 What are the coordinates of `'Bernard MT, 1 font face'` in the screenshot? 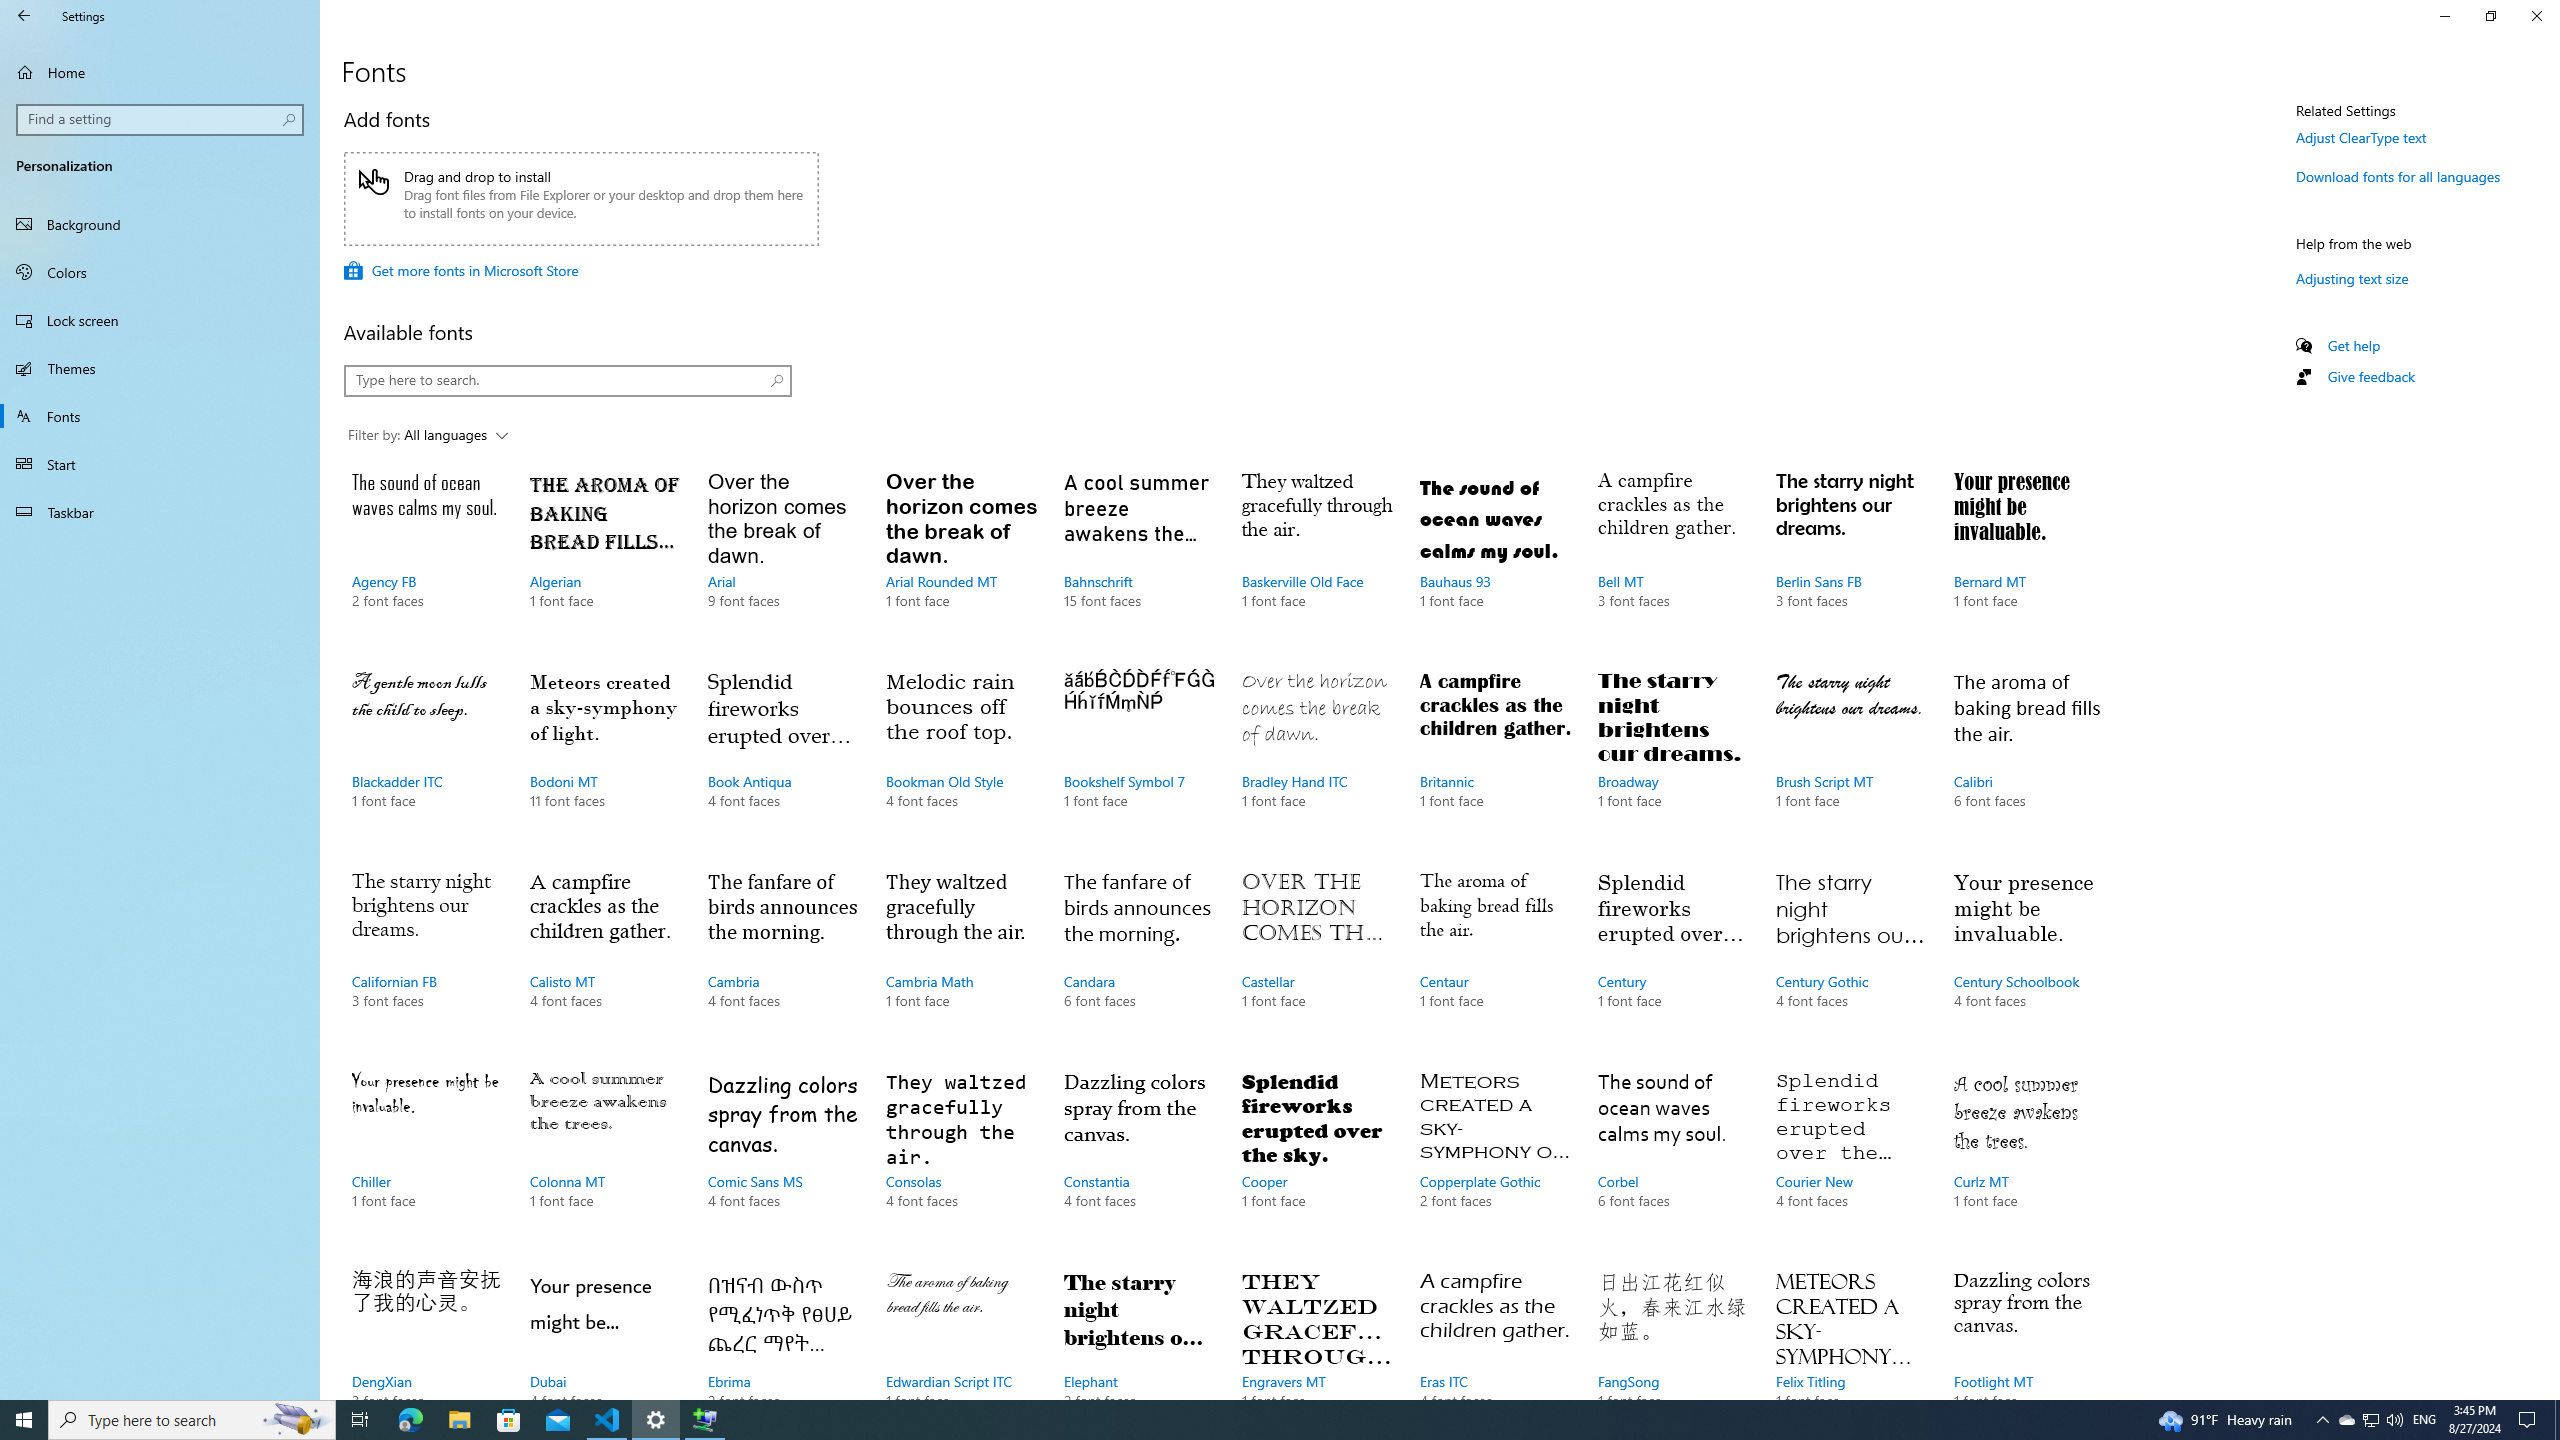 It's located at (2027, 559).